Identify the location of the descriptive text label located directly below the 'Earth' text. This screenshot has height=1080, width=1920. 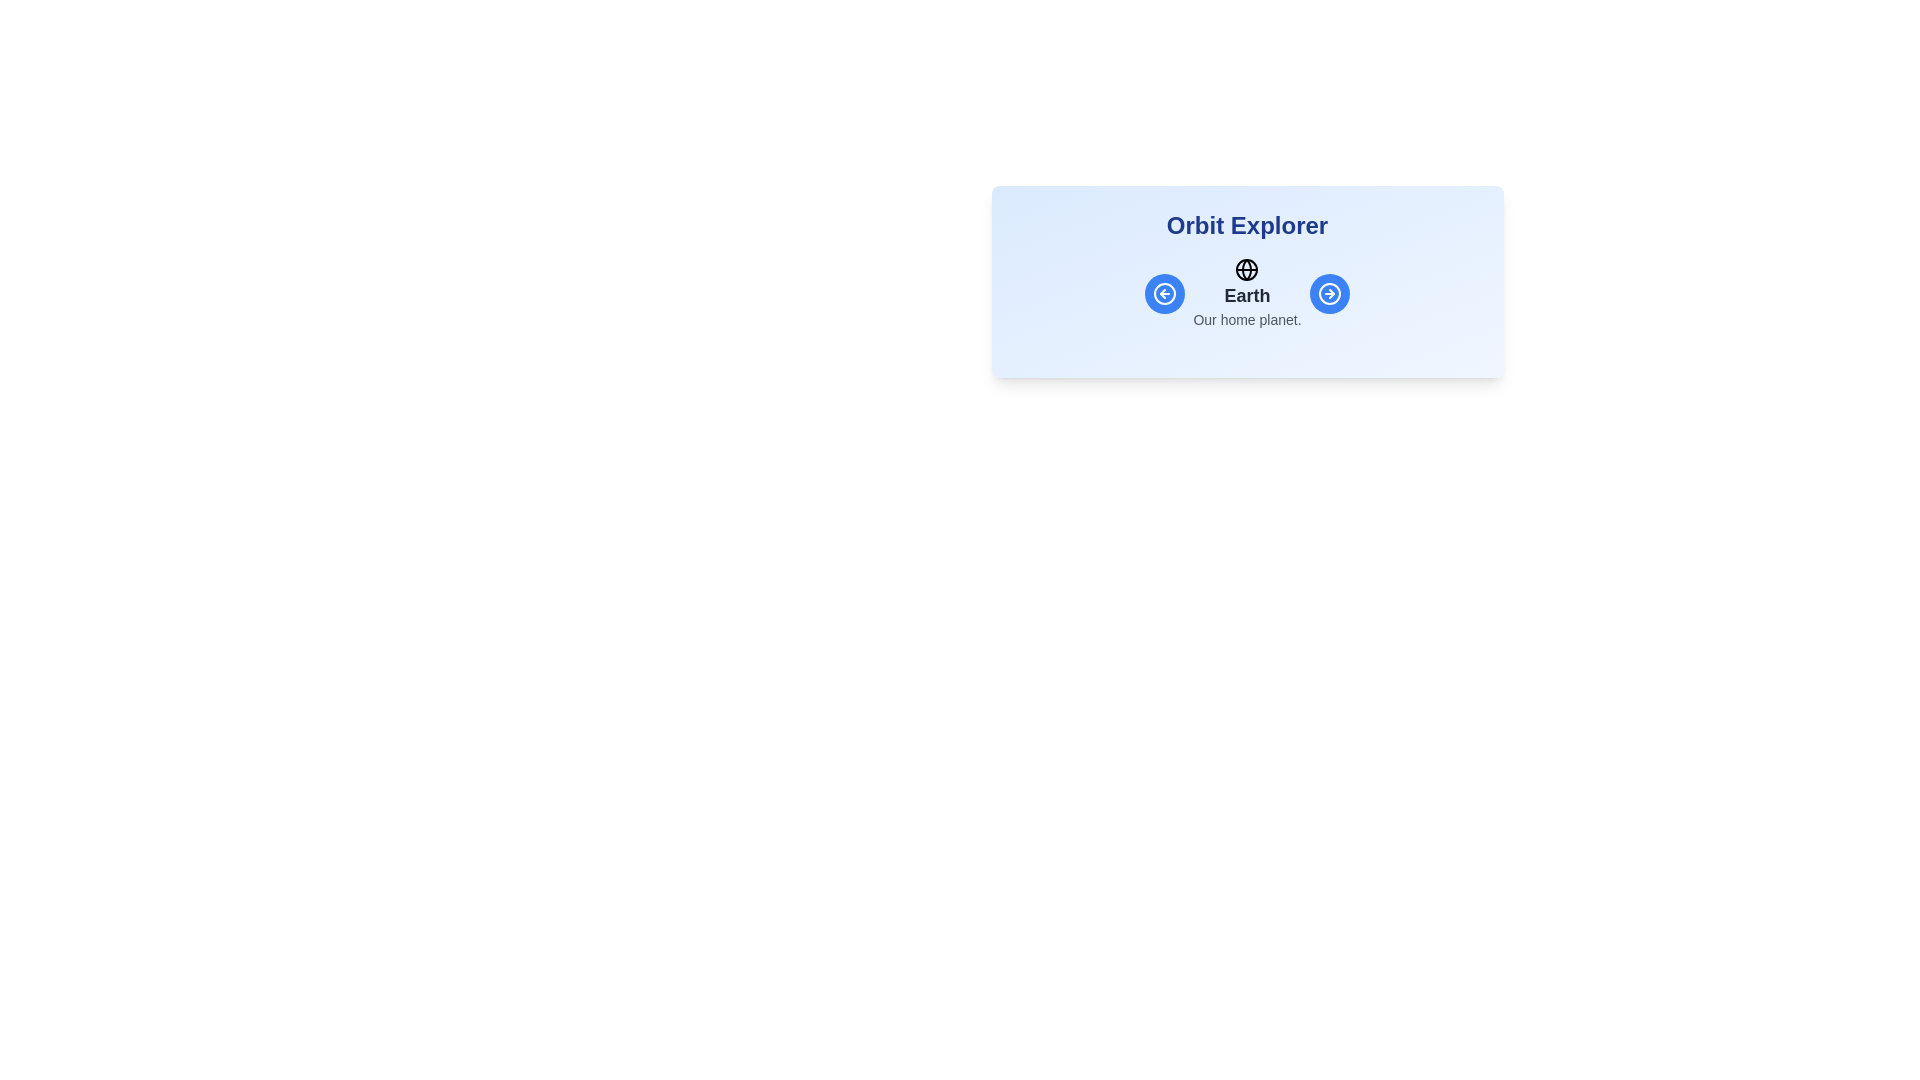
(1246, 319).